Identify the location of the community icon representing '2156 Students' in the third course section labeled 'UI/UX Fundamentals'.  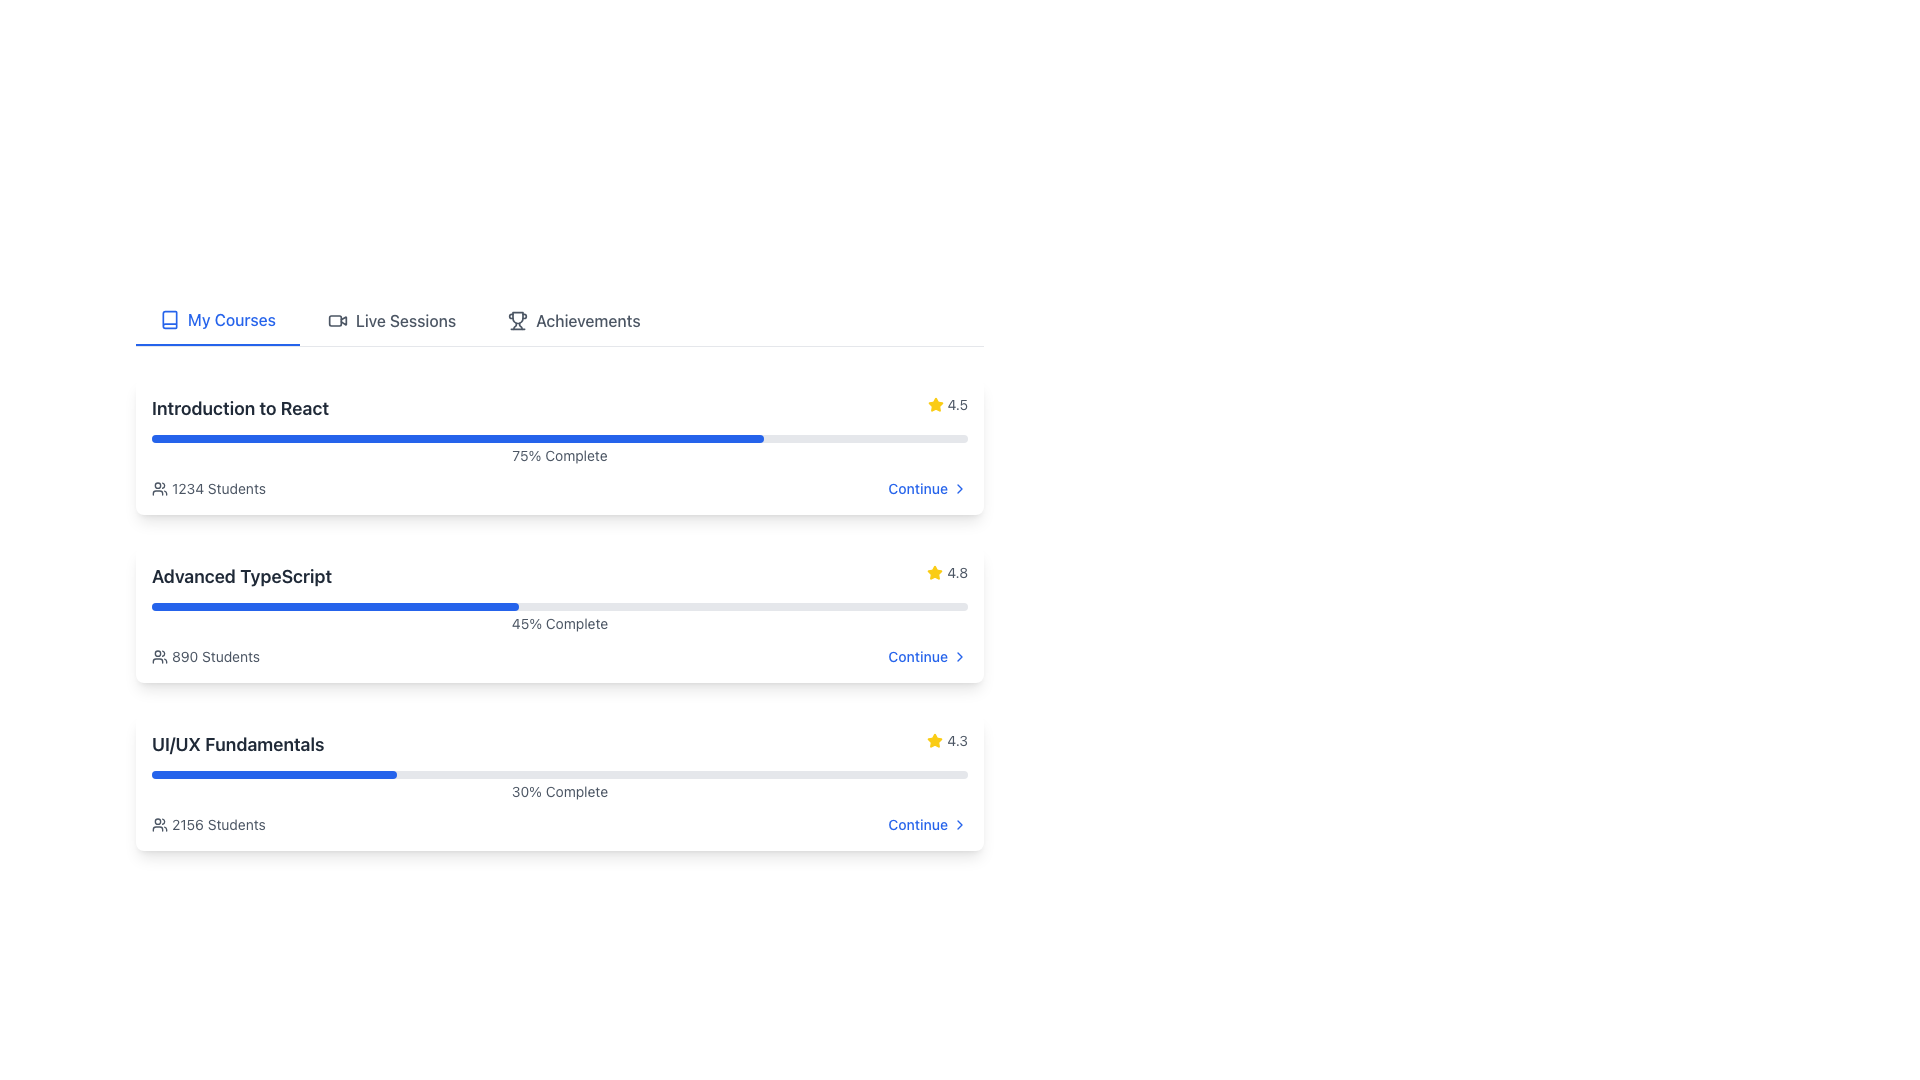
(158, 825).